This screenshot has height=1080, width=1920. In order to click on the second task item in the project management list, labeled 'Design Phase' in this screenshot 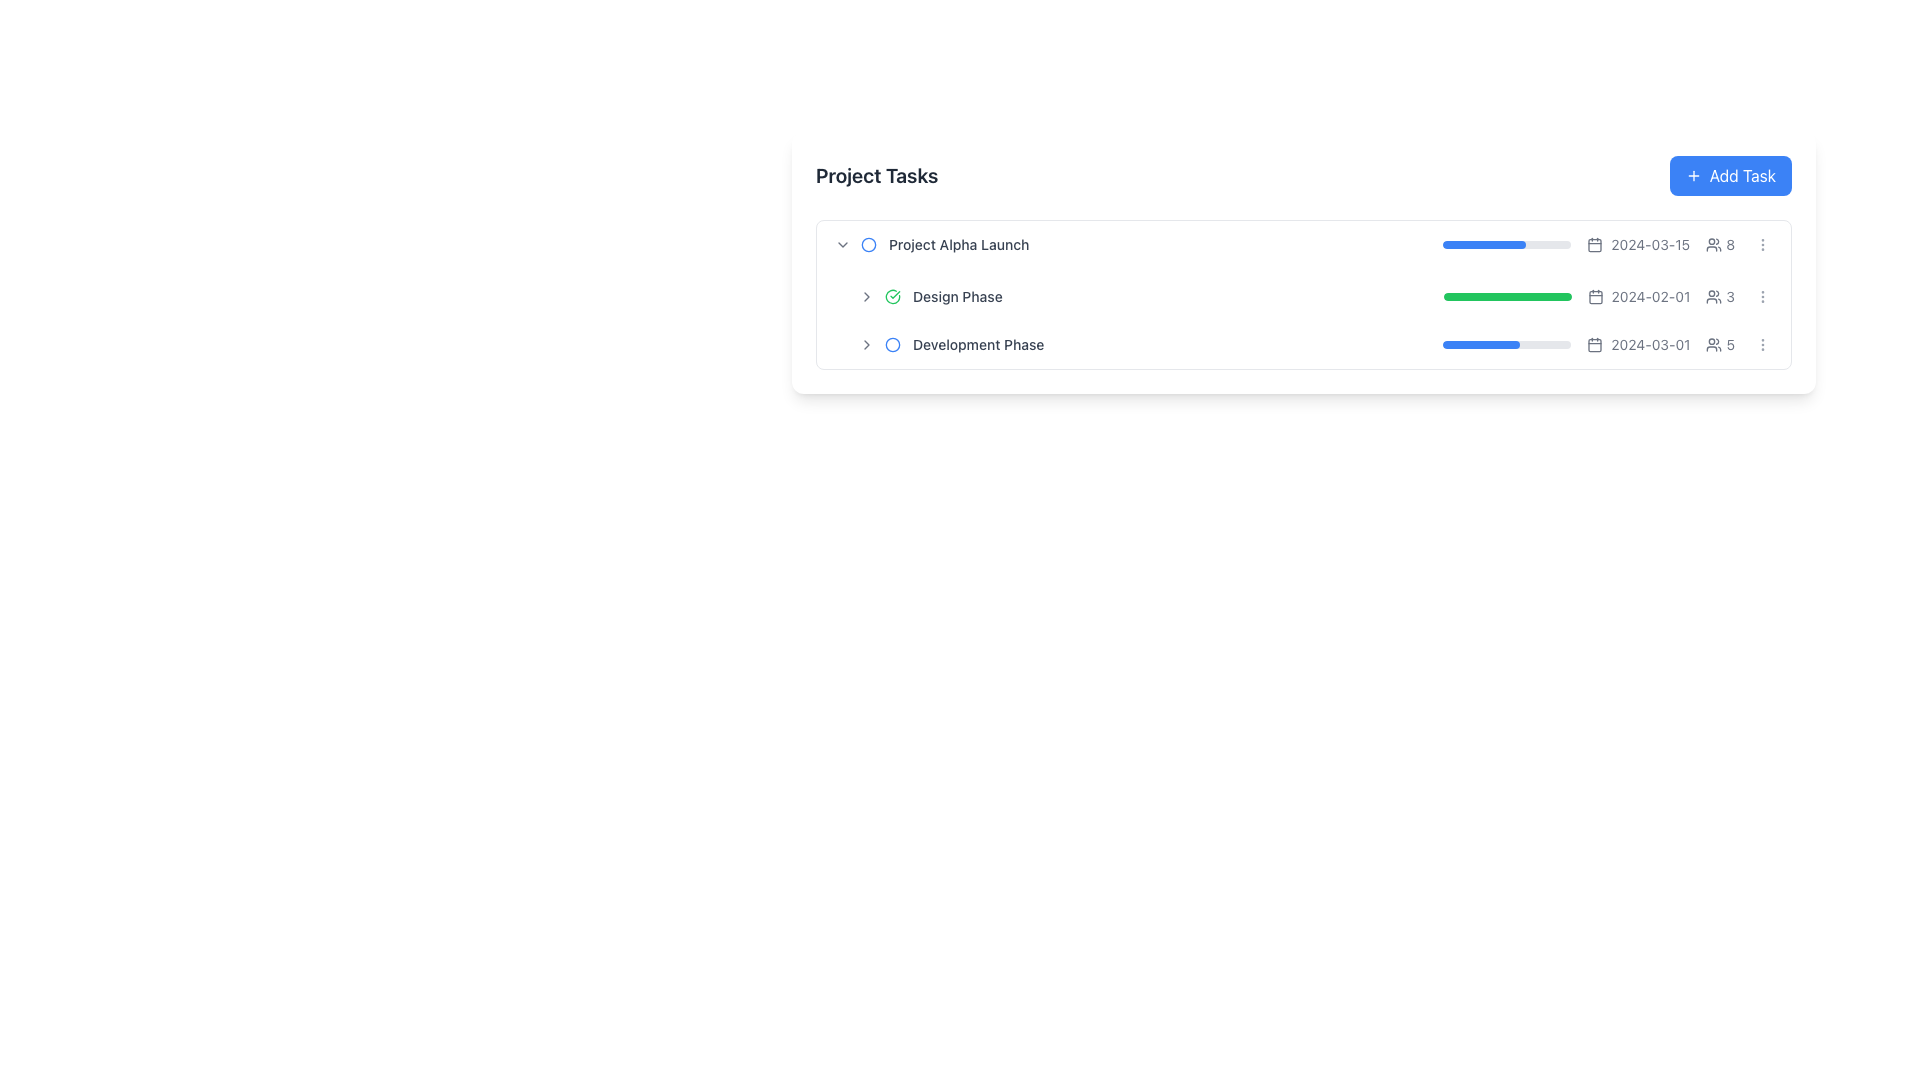, I will do `click(1315, 297)`.